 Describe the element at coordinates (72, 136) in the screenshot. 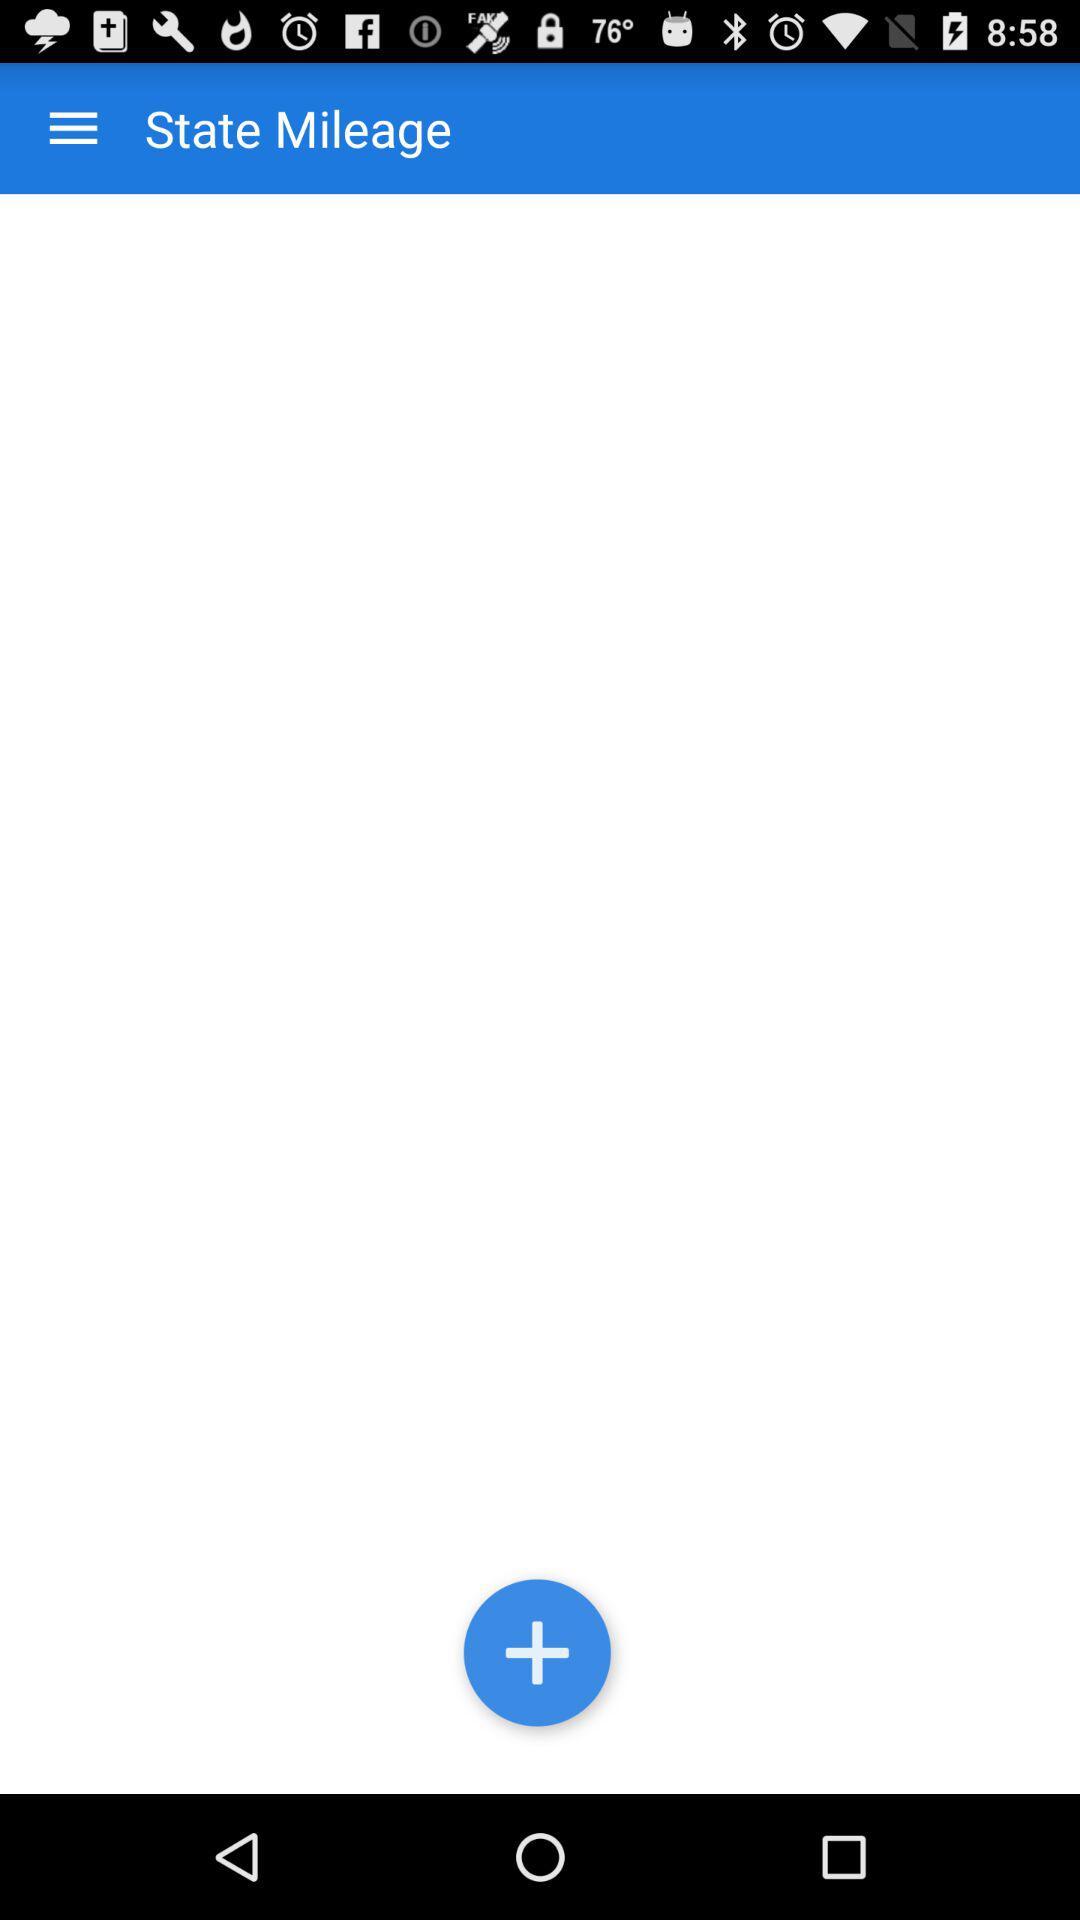

I see `the menu icon` at that location.